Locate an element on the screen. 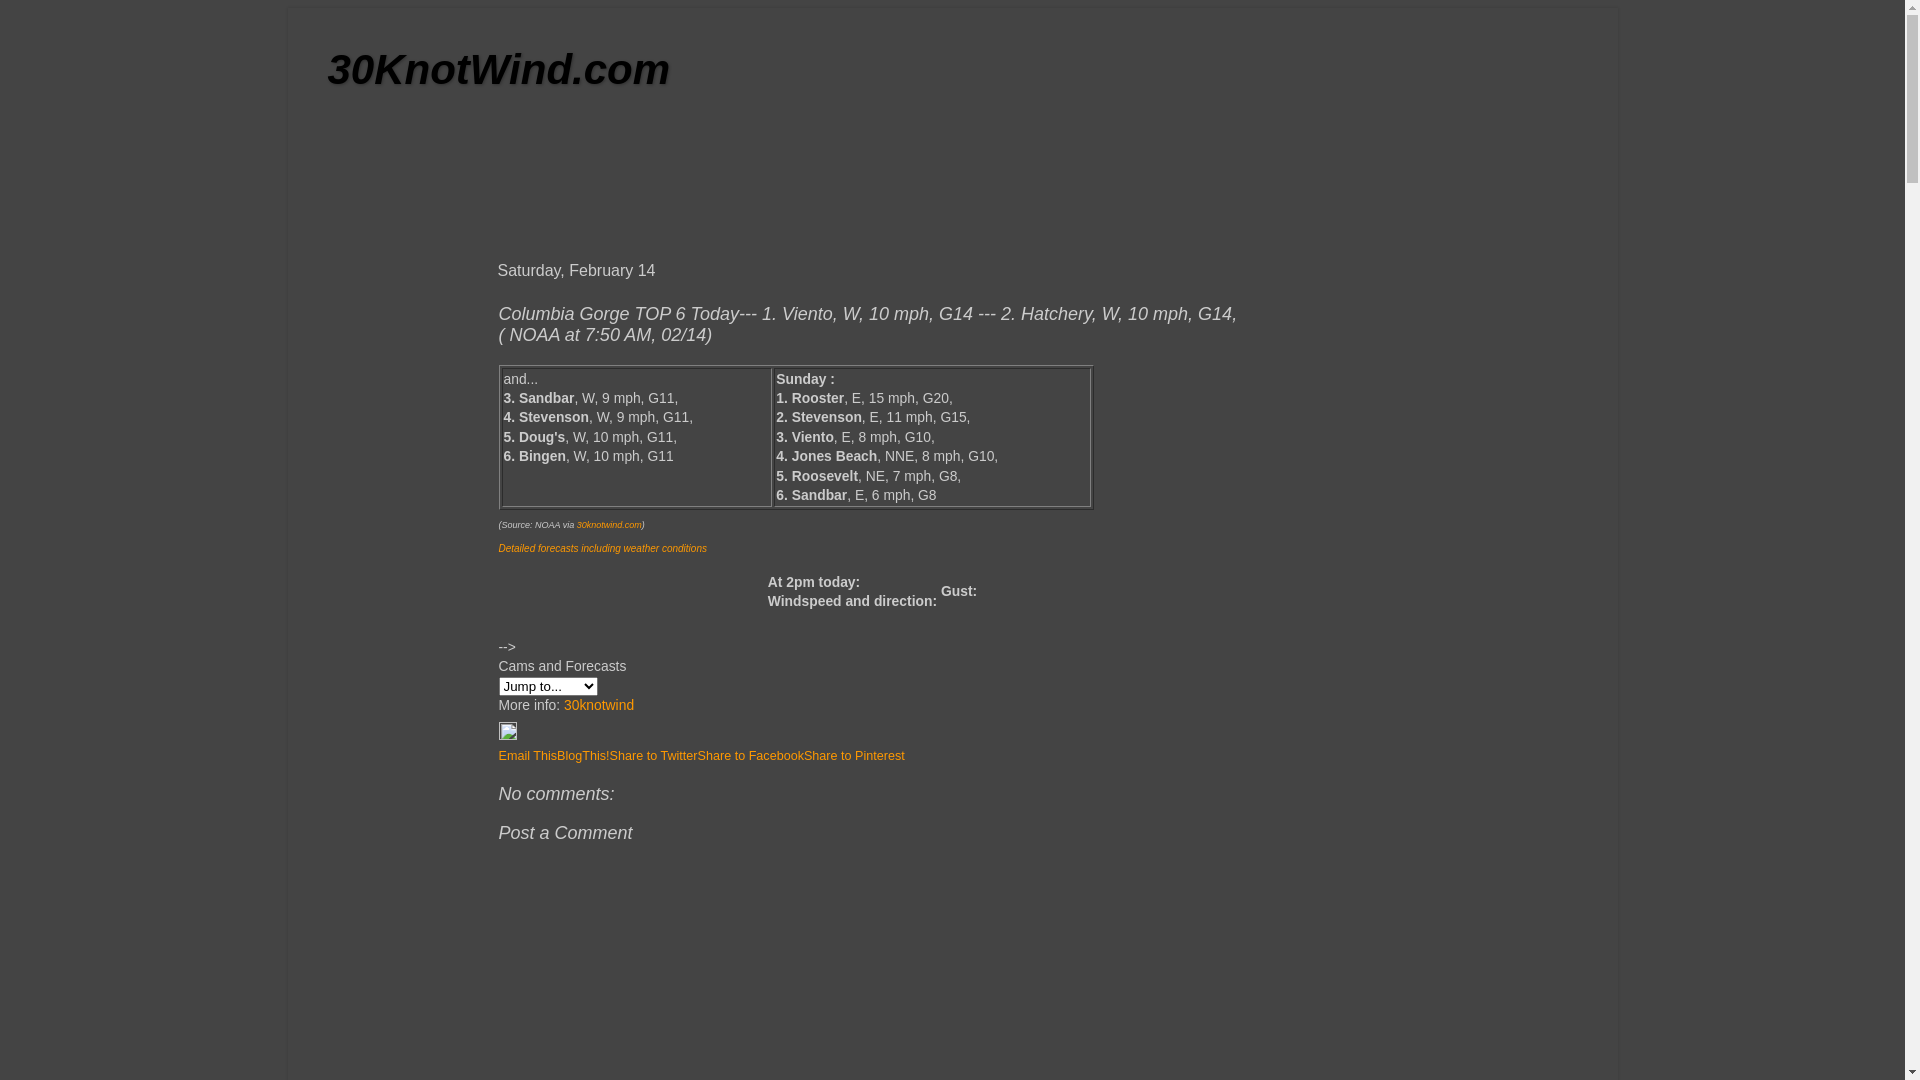 The height and width of the screenshot is (1080, 1920). 'Share to Twitter' is located at coordinates (608, 756).